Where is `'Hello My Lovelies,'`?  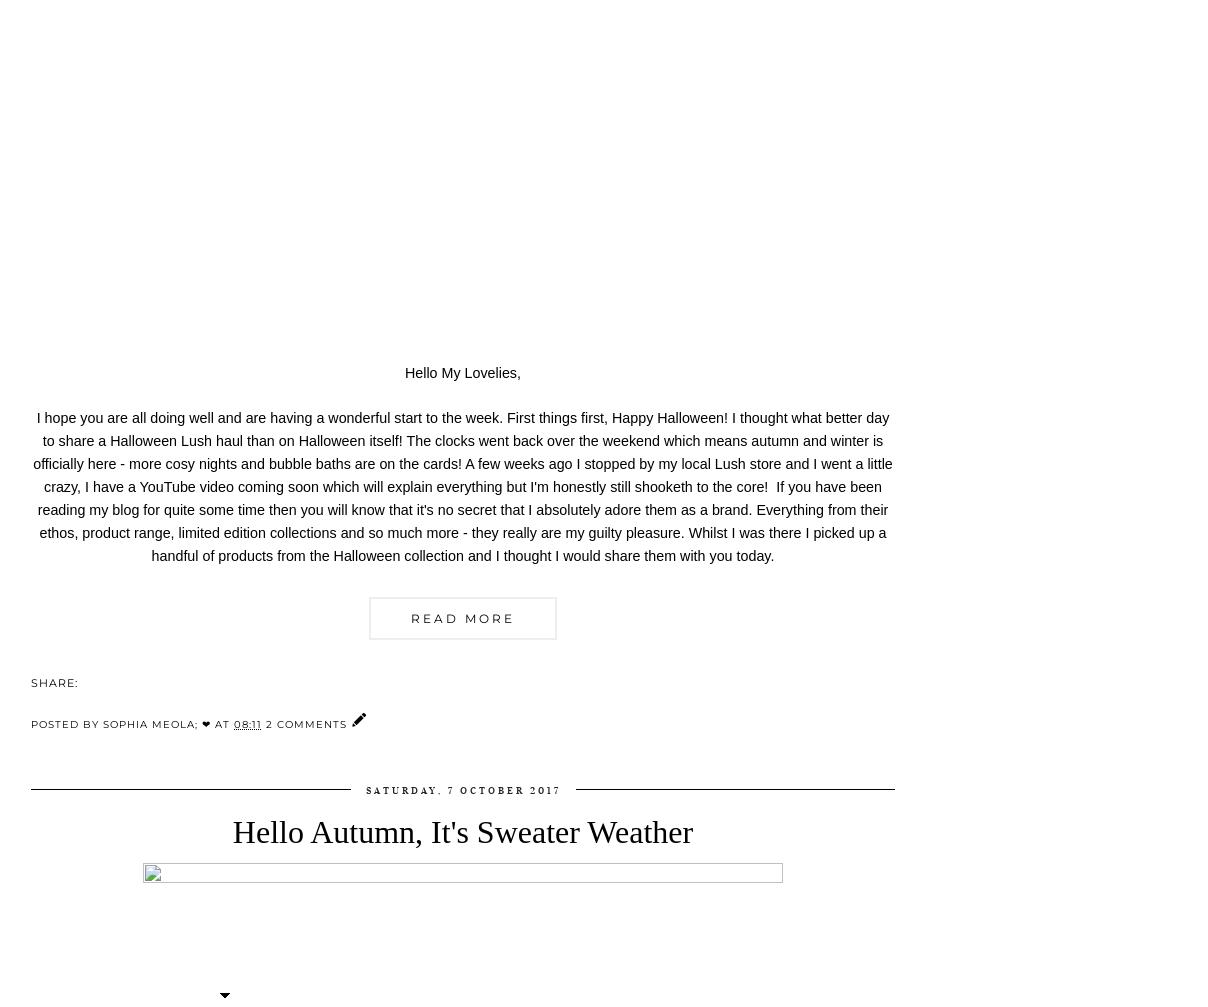 'Hello My Lovelies,' is located at coordinates (462, 371).